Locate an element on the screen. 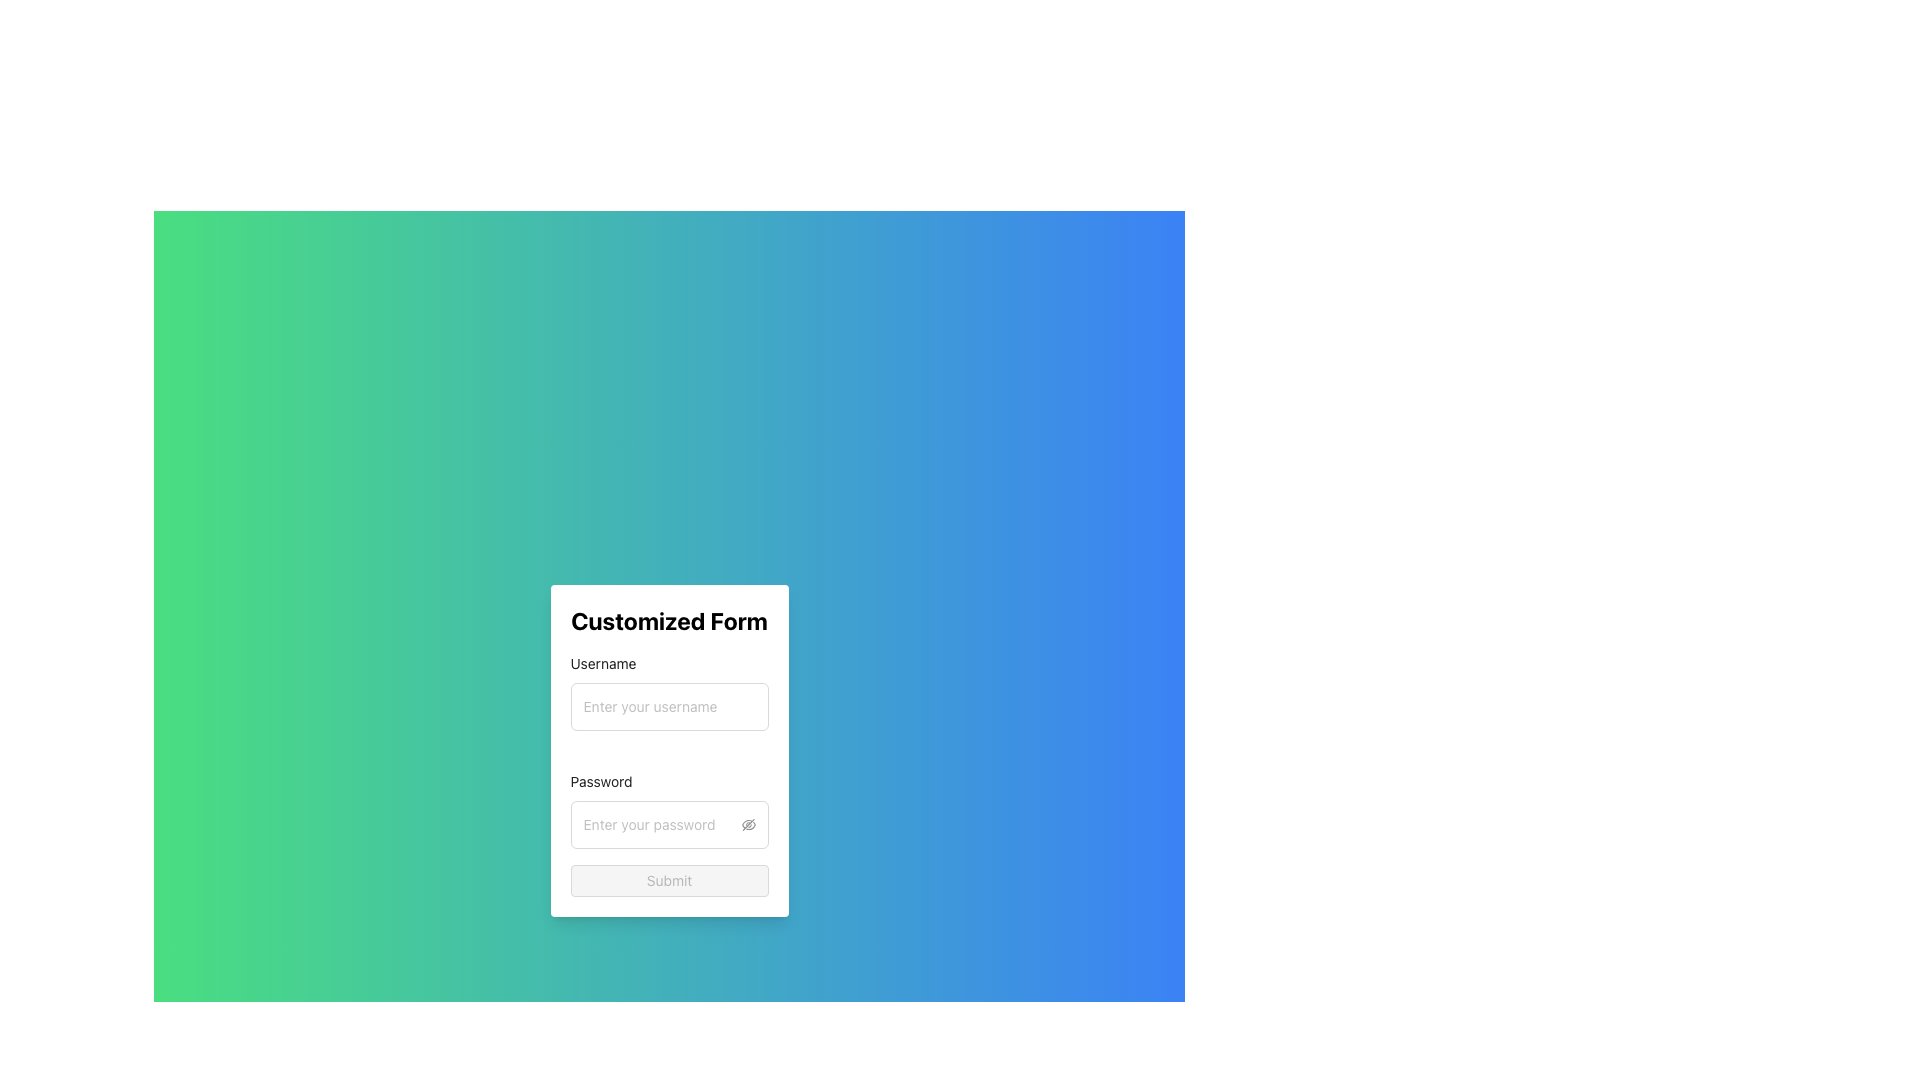  the submit button located at the bottom of the form, directly underneath the password input field is located at coordinates (669, 879).